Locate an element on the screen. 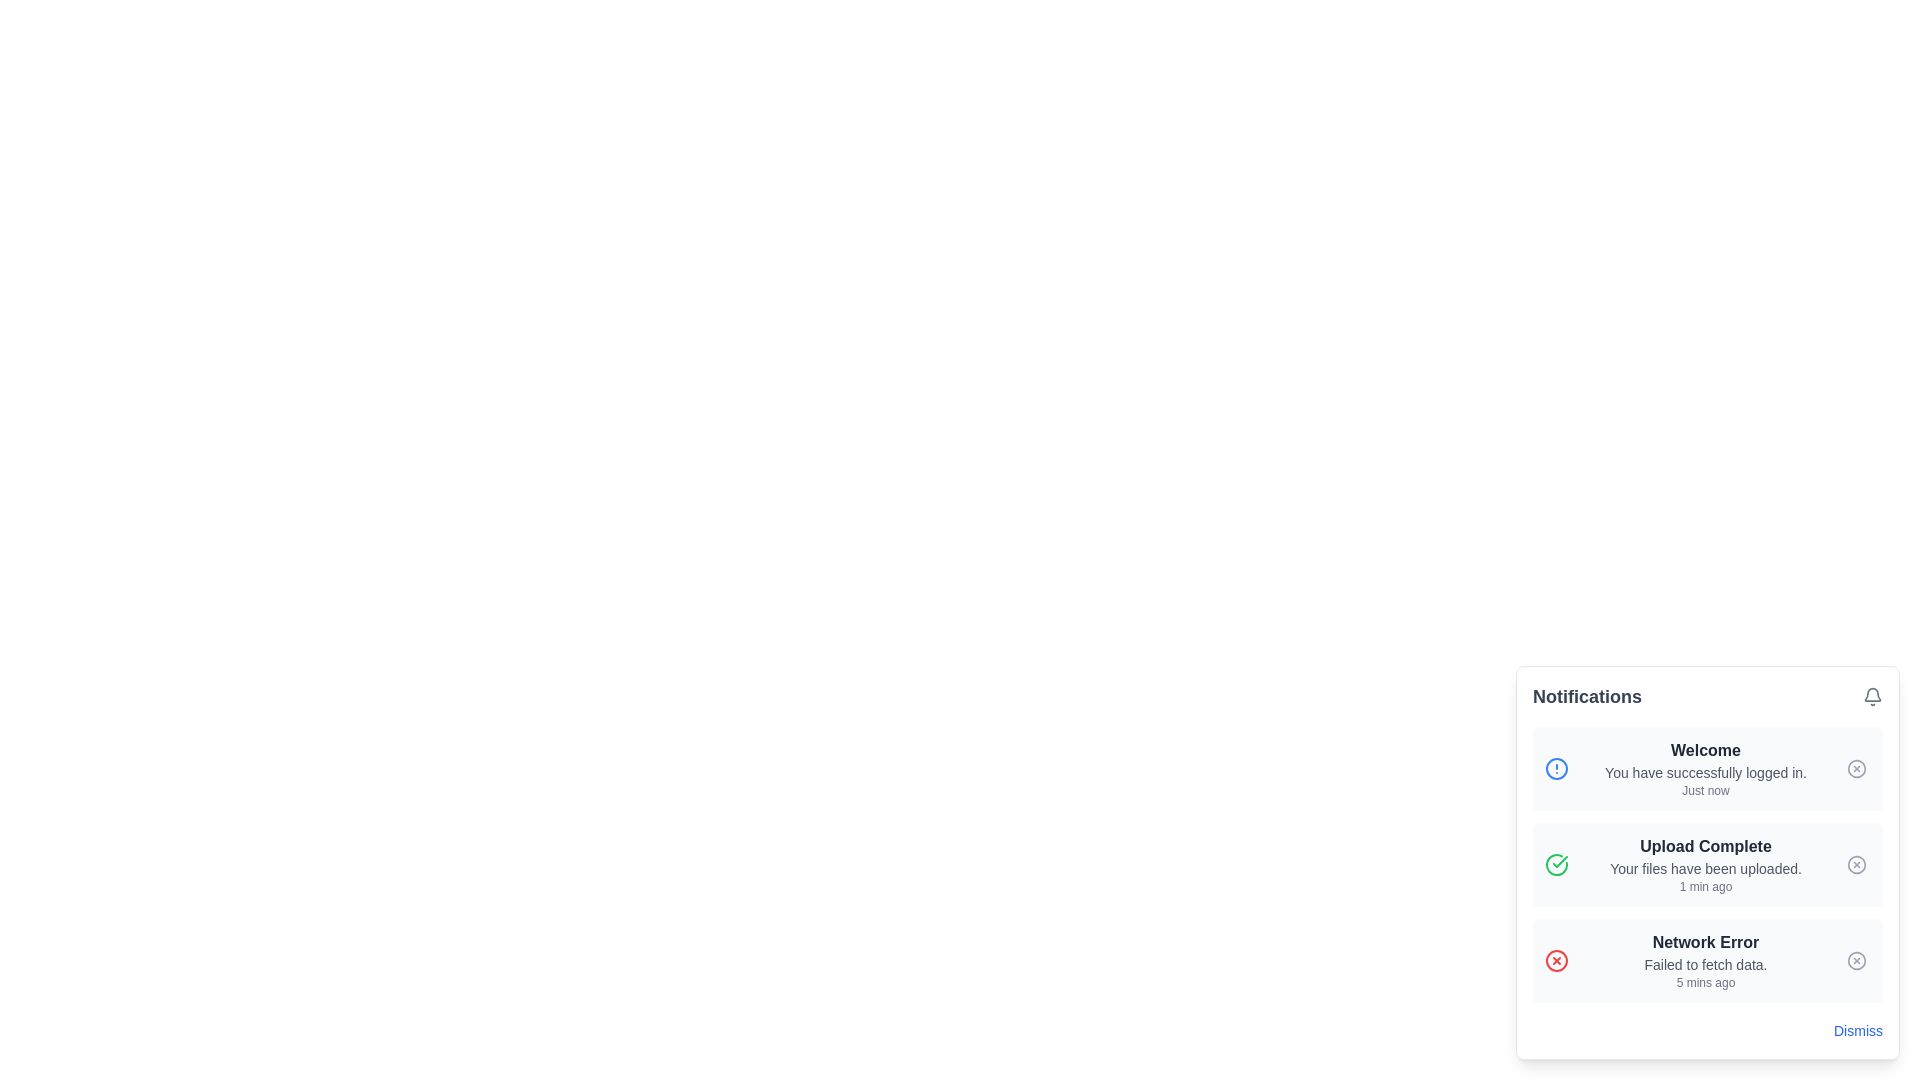 The height and width of the screenshot is (1080, 1920). the small circular 'X' button icon located at the far-right side of the 'Network Error' notification entry in the dropdown notification menu is located at coordinates (1856, 959).